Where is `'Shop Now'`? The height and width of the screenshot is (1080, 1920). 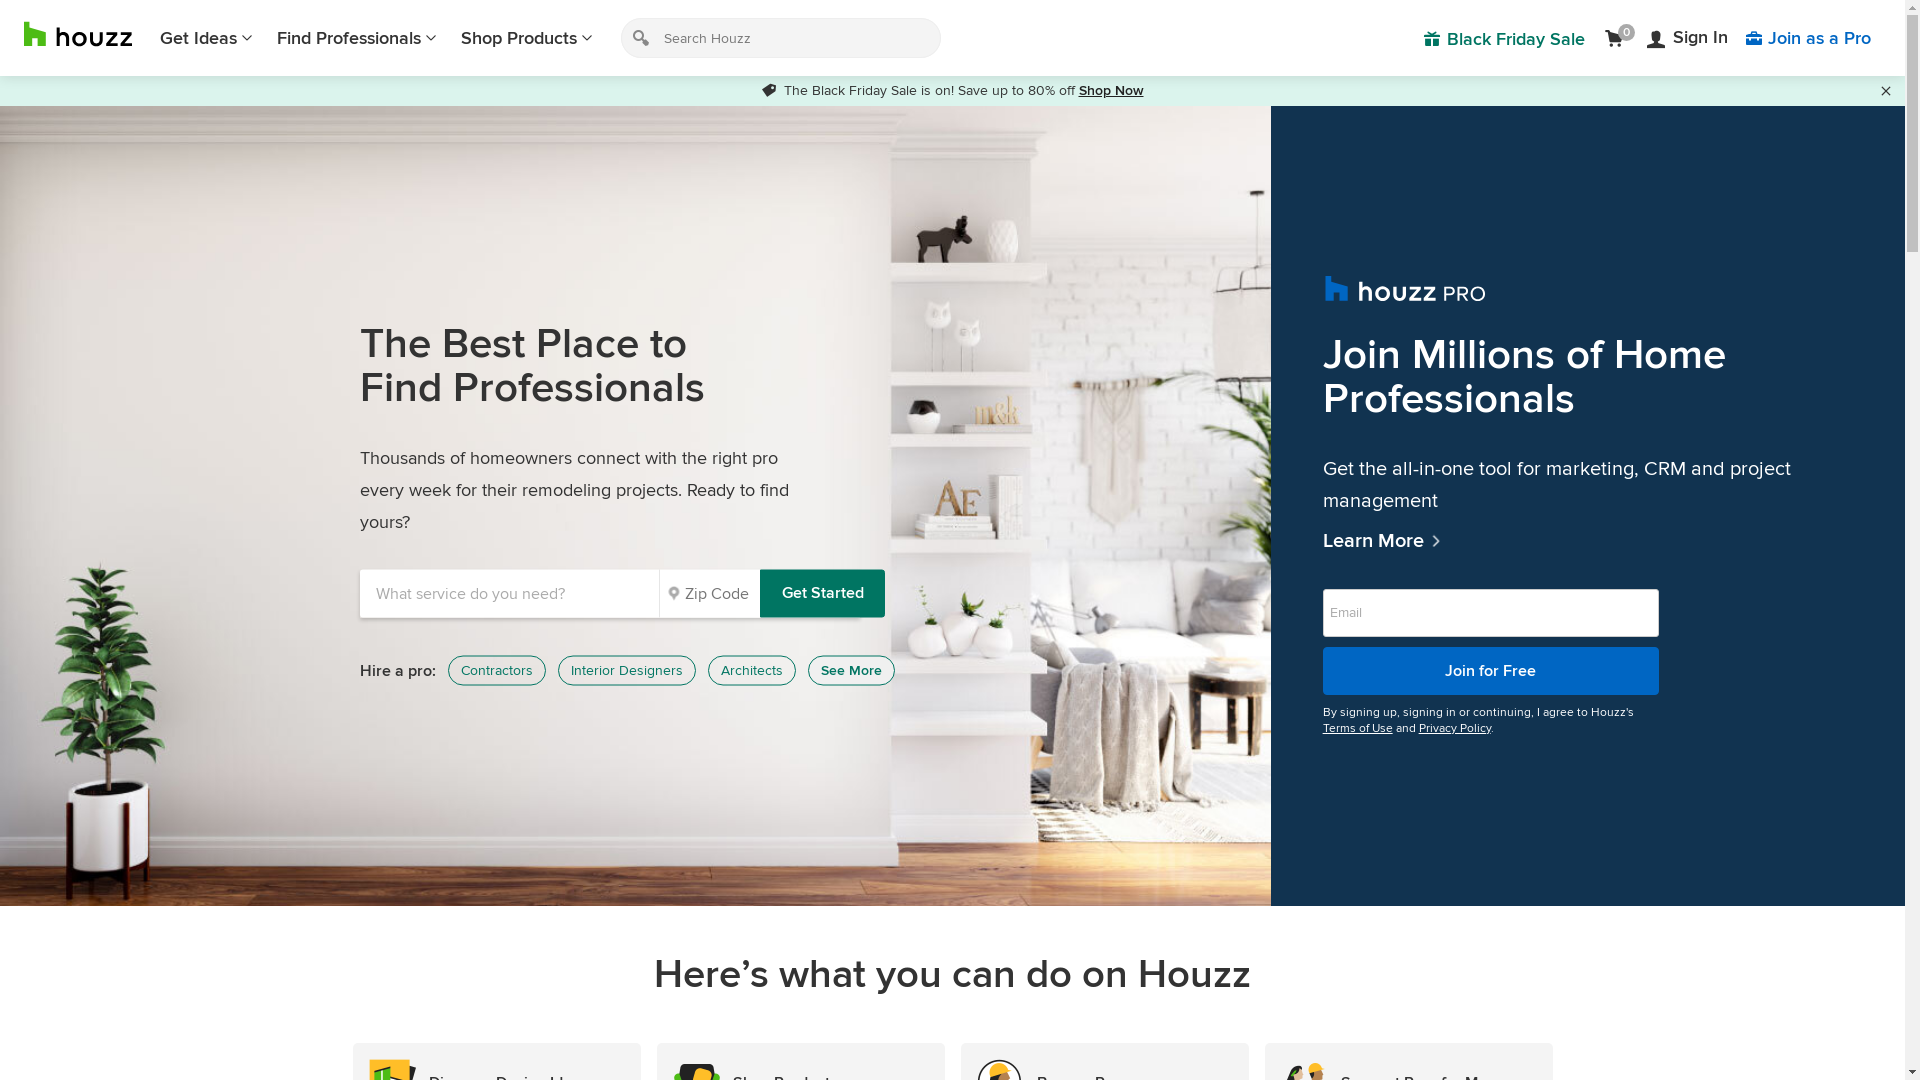 'Shop Now' is located at coordinates (1109, 90).